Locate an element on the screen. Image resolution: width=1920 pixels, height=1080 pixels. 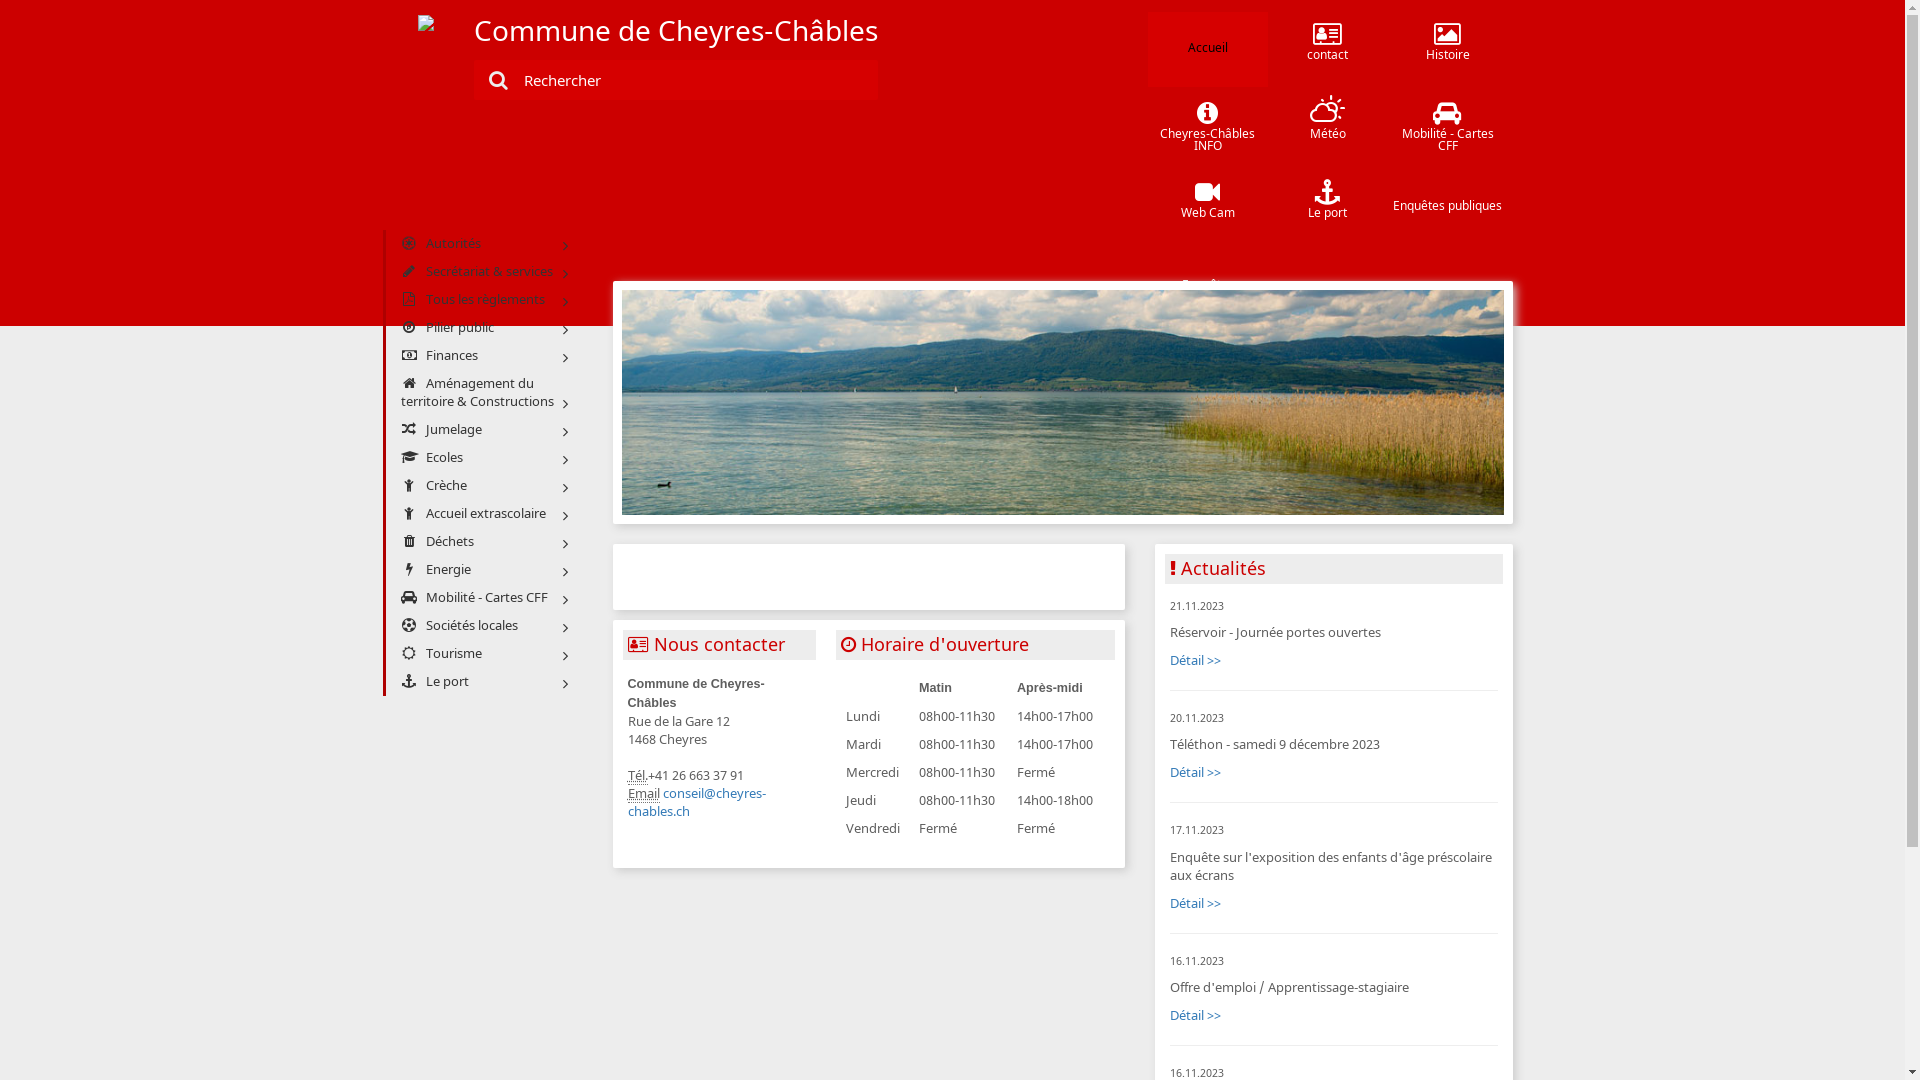
'Accueil extrascolaire' is located at coordinates (481, 512).